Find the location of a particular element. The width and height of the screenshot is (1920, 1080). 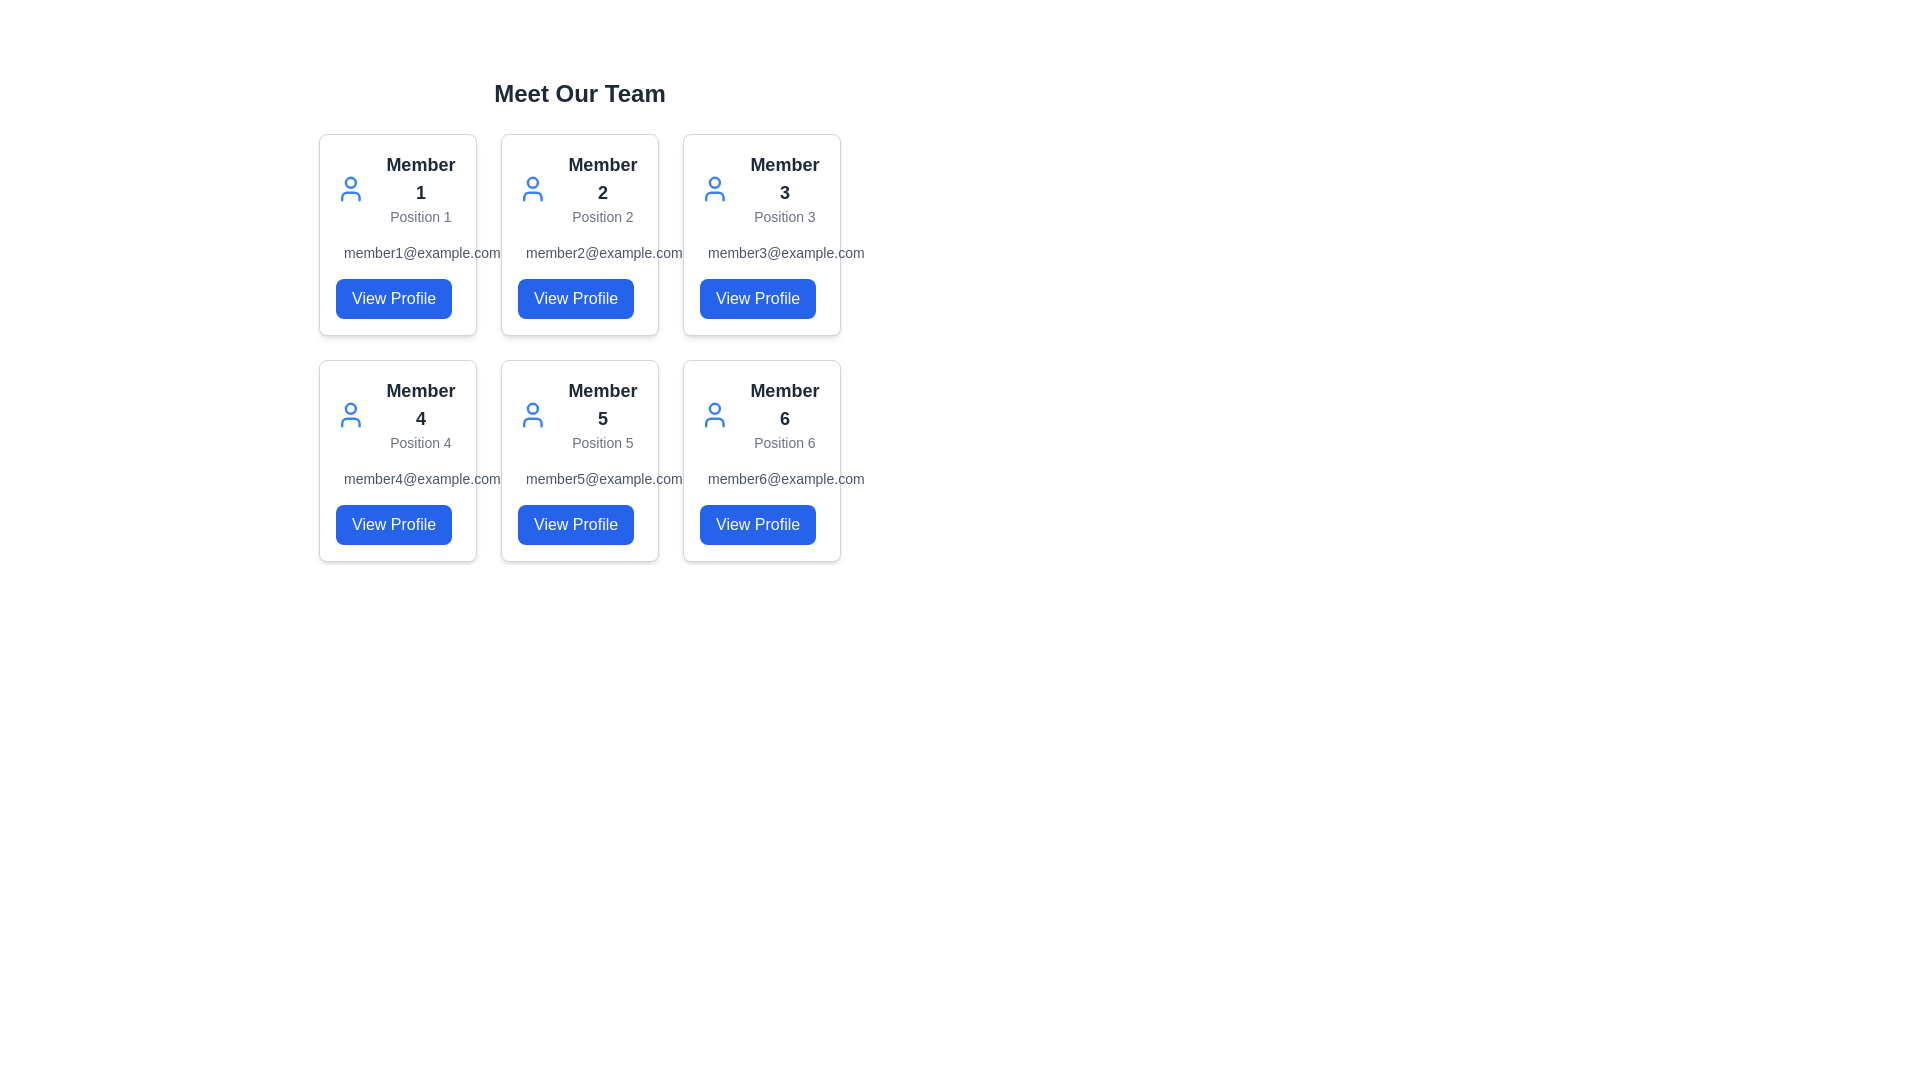

the text label identifying the member as 'Member 6', which is located at the top of the card in the second row, third column of the grid layout is located at coordinates (783, 405).